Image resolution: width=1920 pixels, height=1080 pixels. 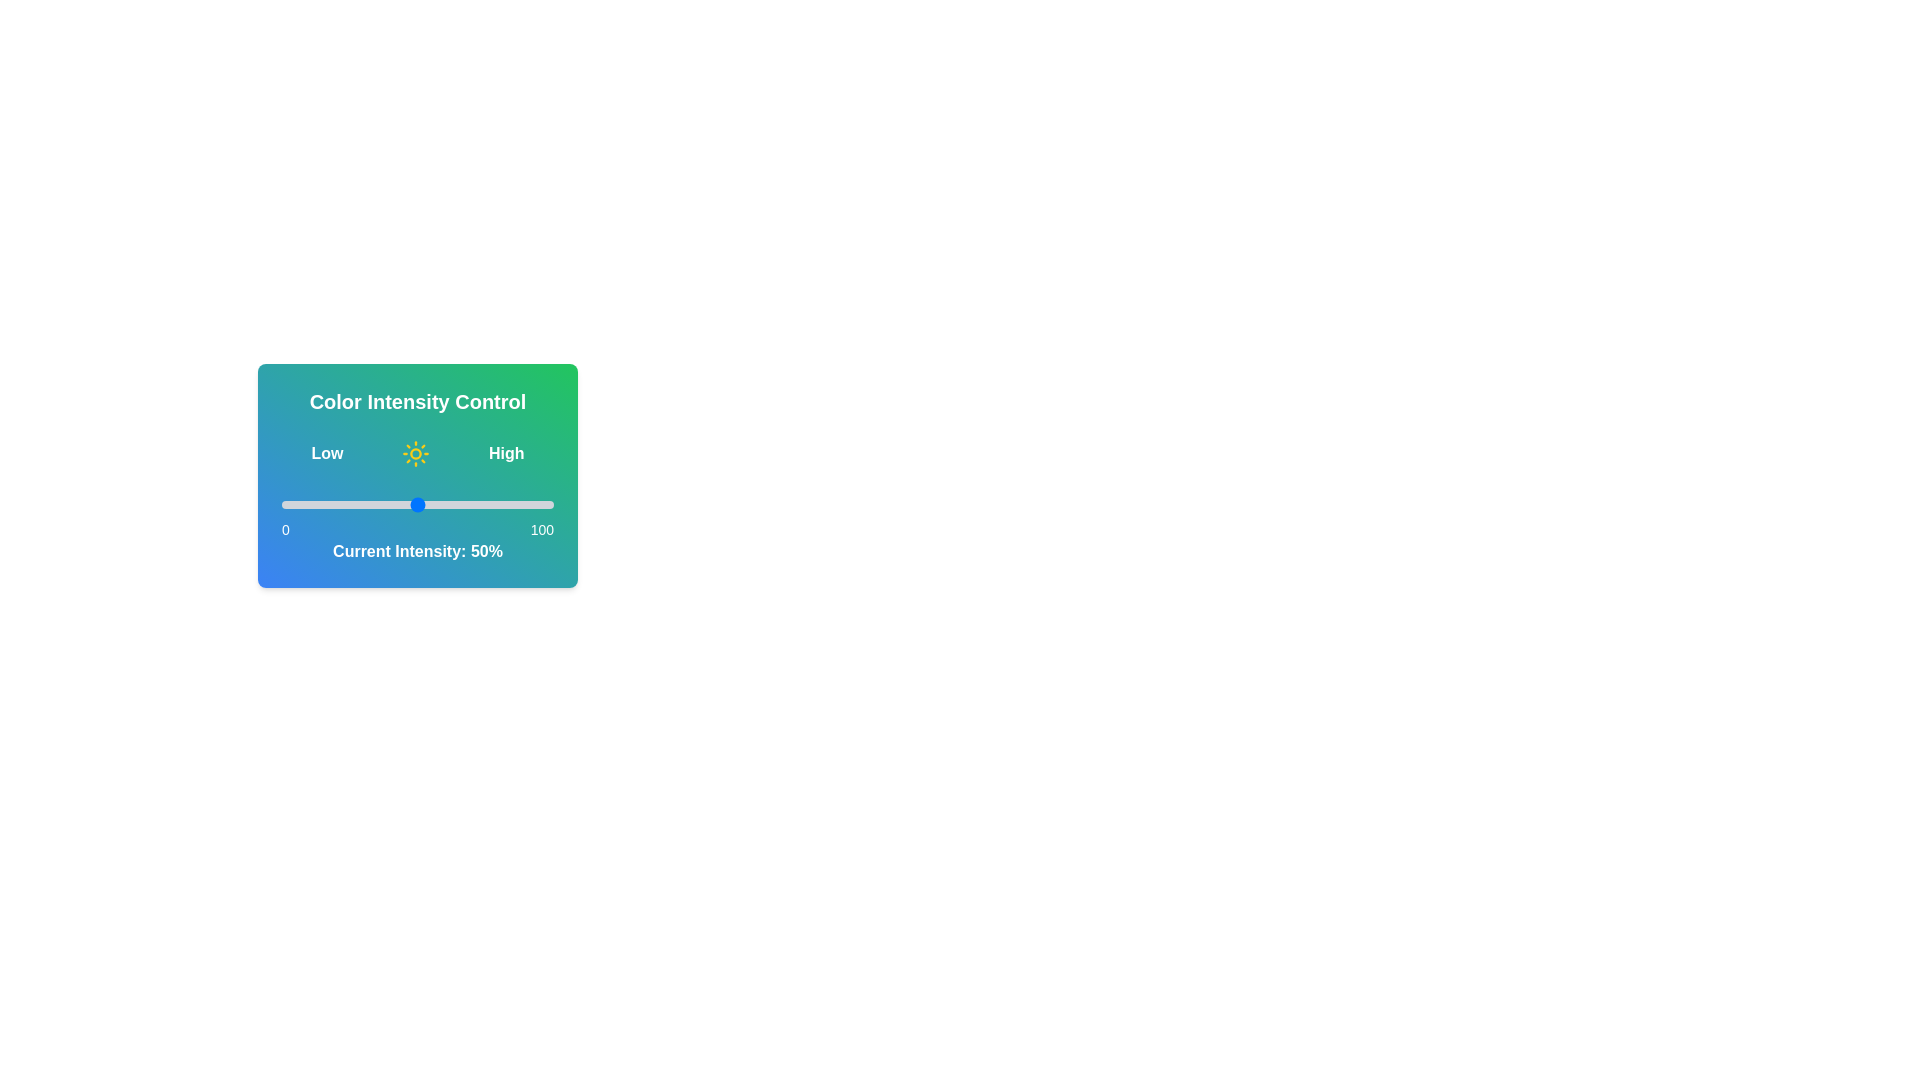 What do you see at coordinates (518, 504) in the screenshot?
I see `the color intensity` at bounding box center [518, 504].